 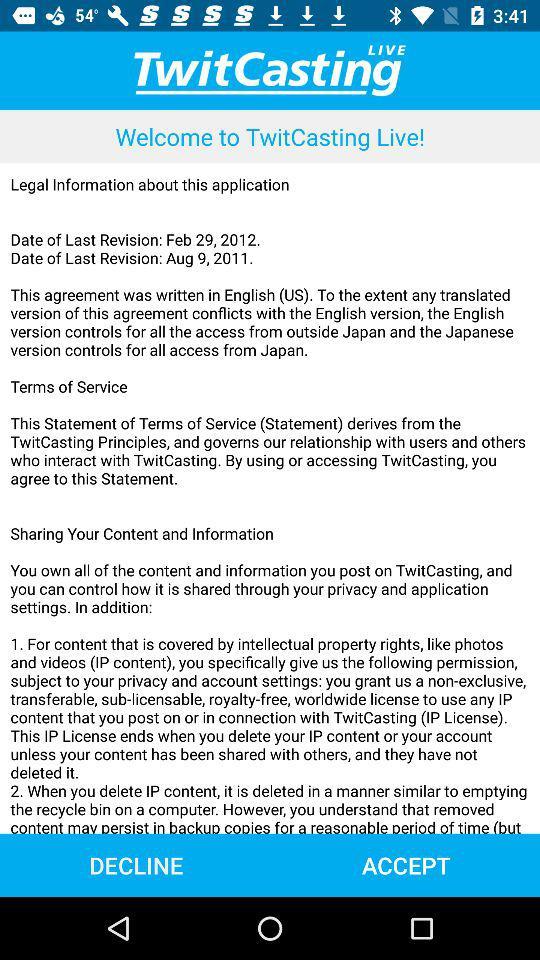 I want to click on accept, so click(x=405, y=864).